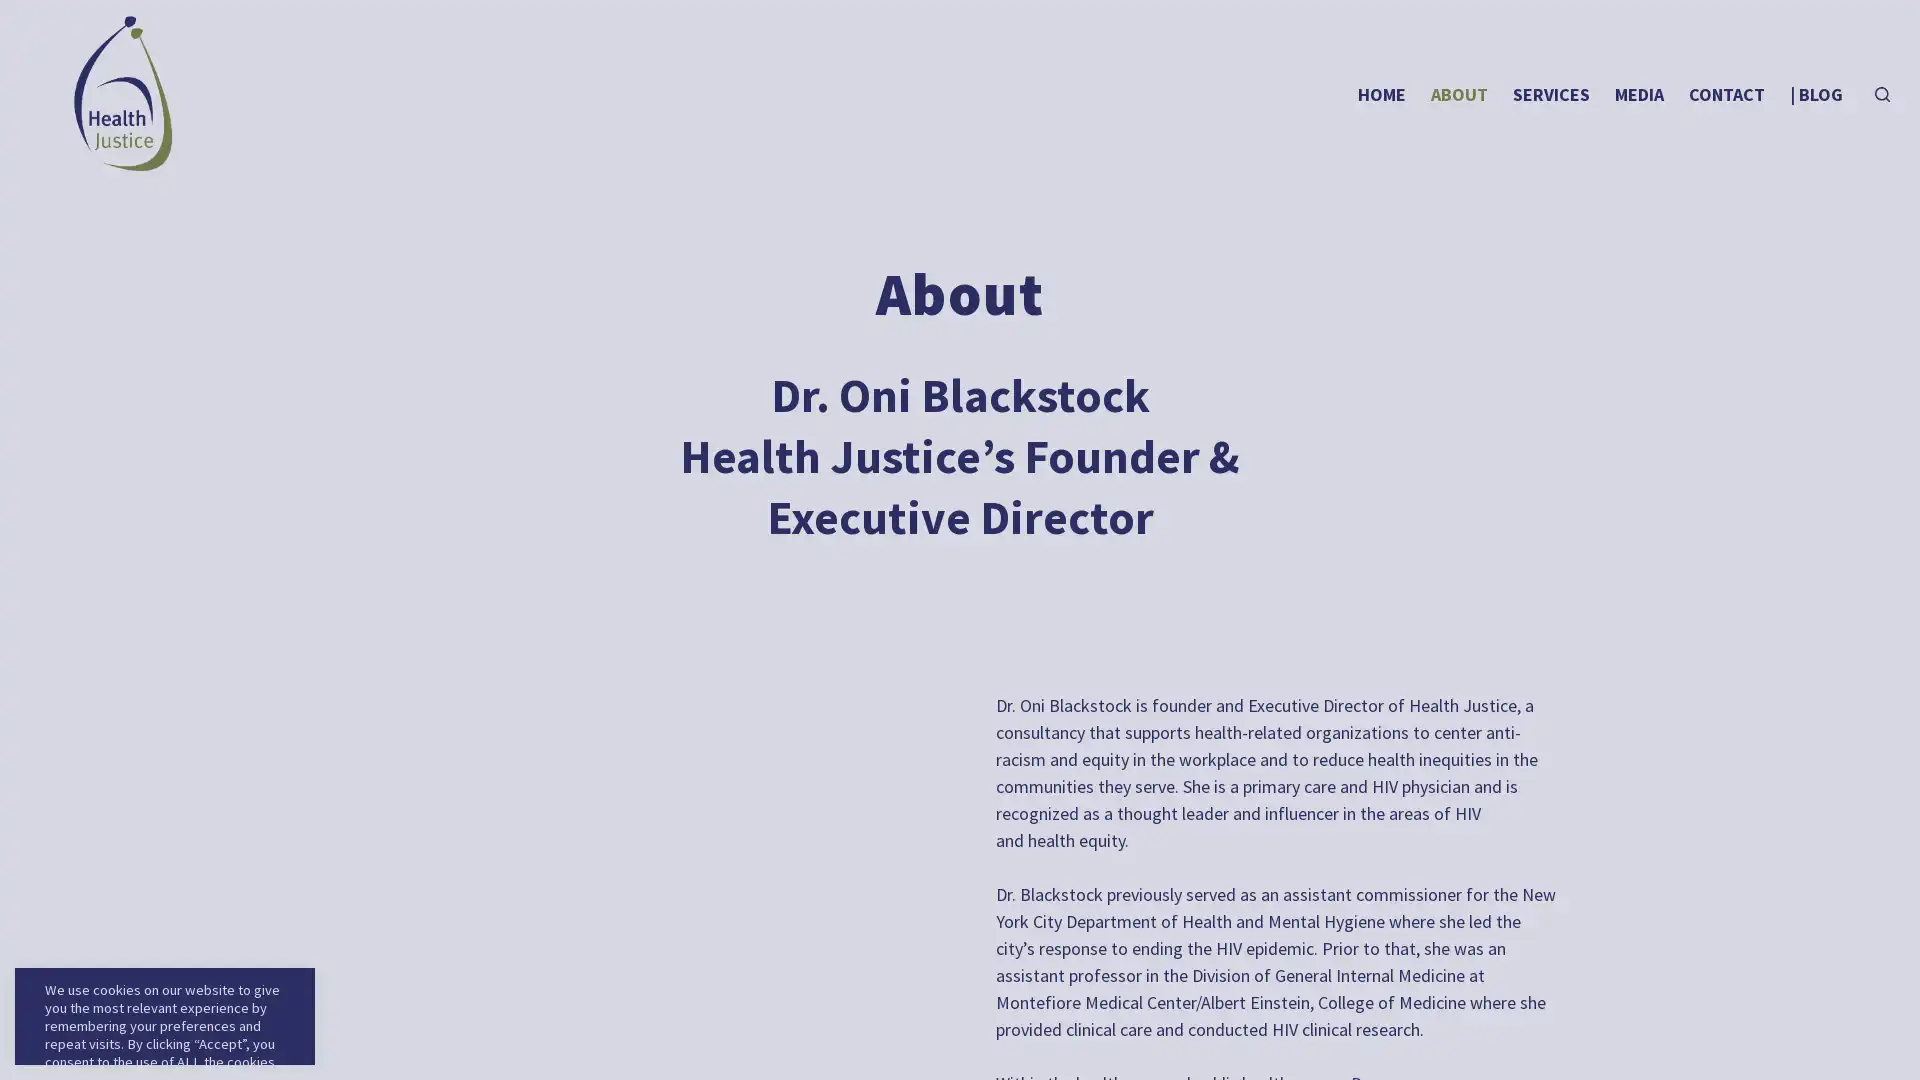 This screenshot has width=1920, height=1080. Describe the element at coordinates (1881, 94) in the screenshot. I see `Open search form` at that location.